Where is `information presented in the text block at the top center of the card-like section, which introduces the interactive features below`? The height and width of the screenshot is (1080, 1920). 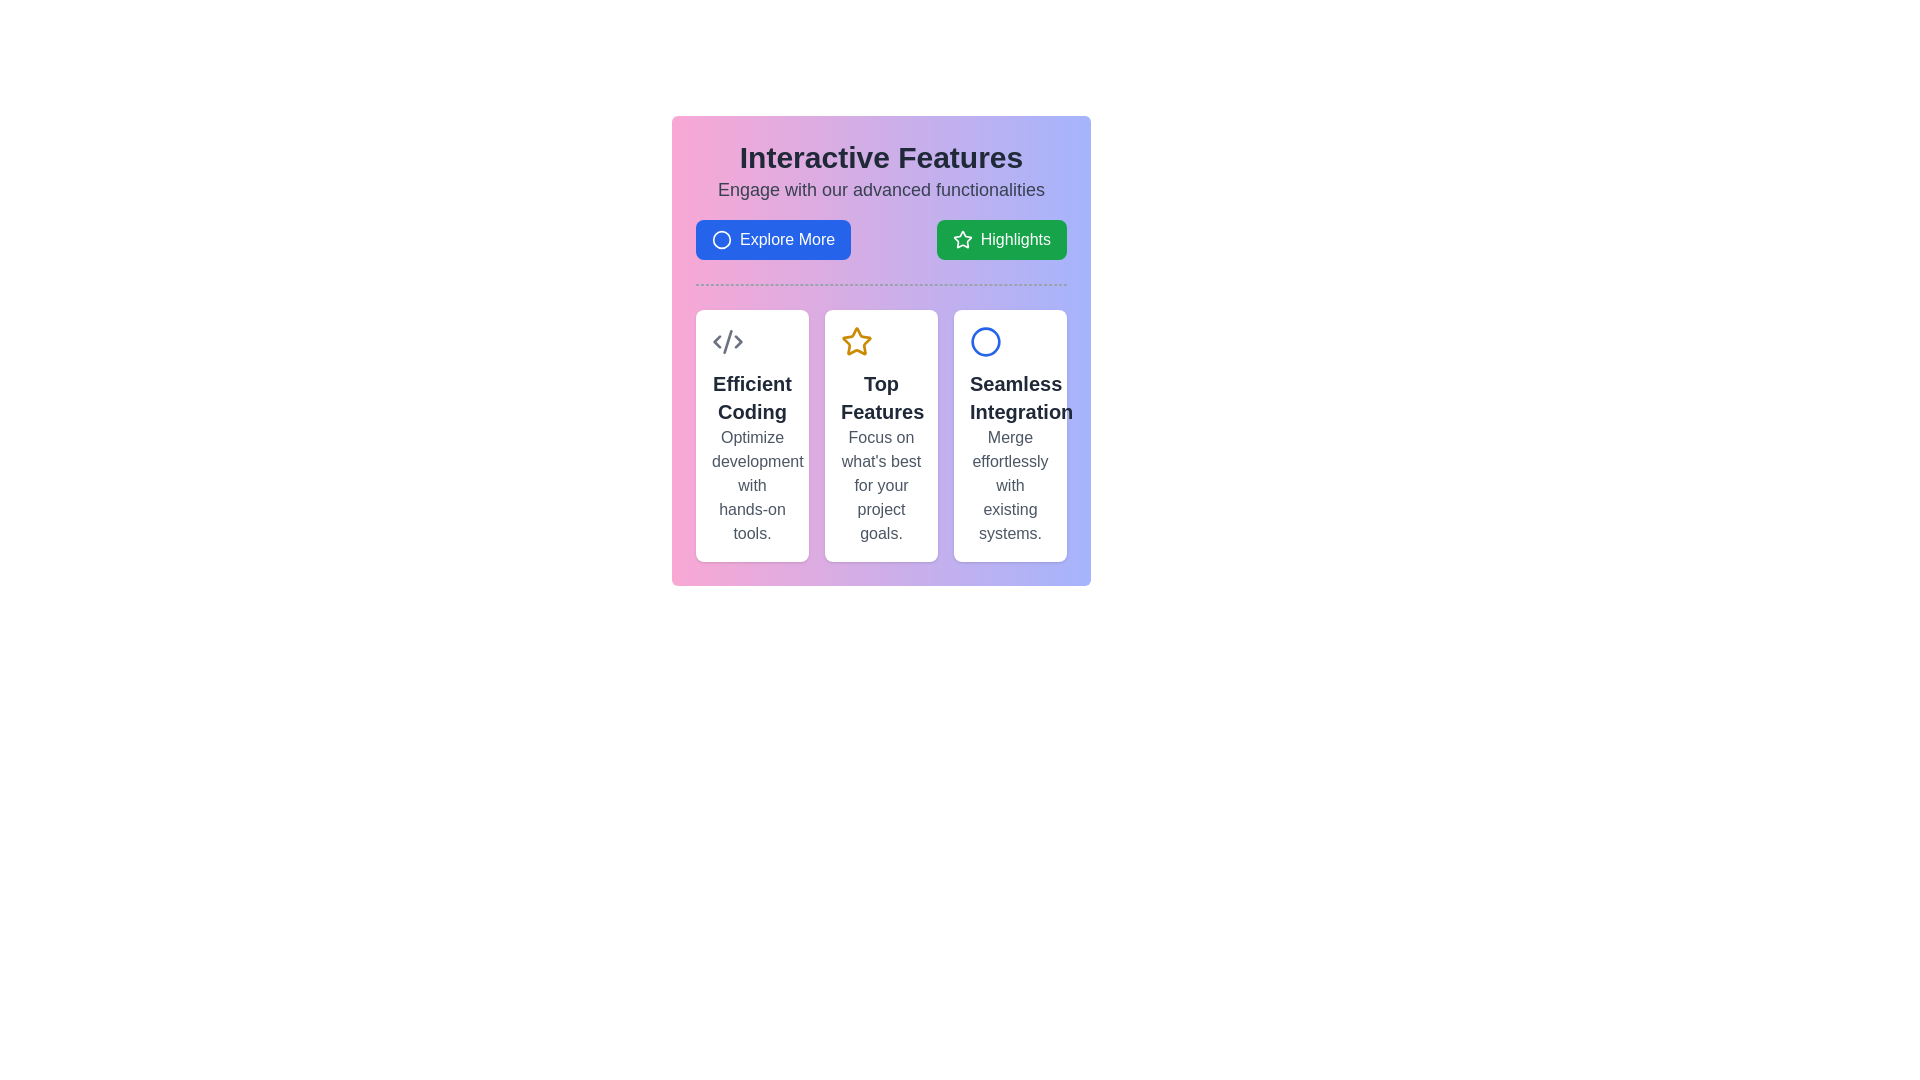 information presented in the text block at the top center of the card-like section, which introduces the interactive features below is located at coordinates (880, 171).